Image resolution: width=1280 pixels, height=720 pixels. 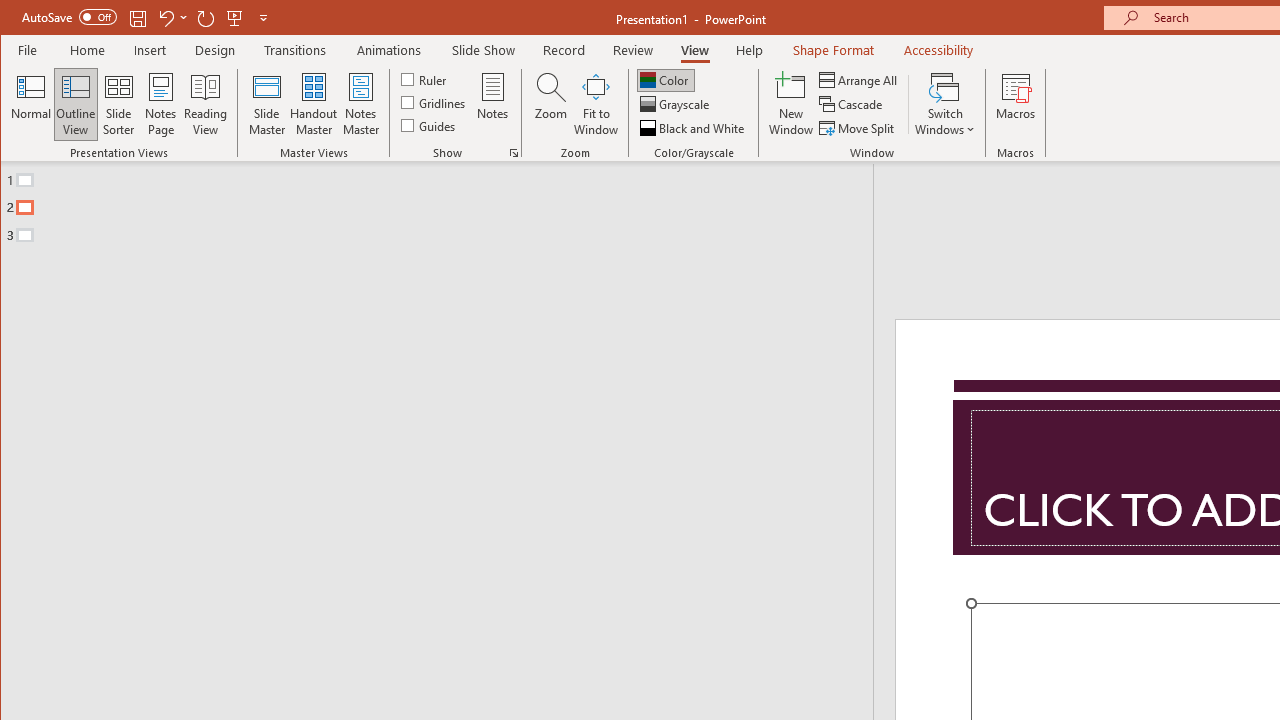 What do you see at coordinates (86, 49) in the screenshot?
I see `'Home'` at bounding box center [86, 49].